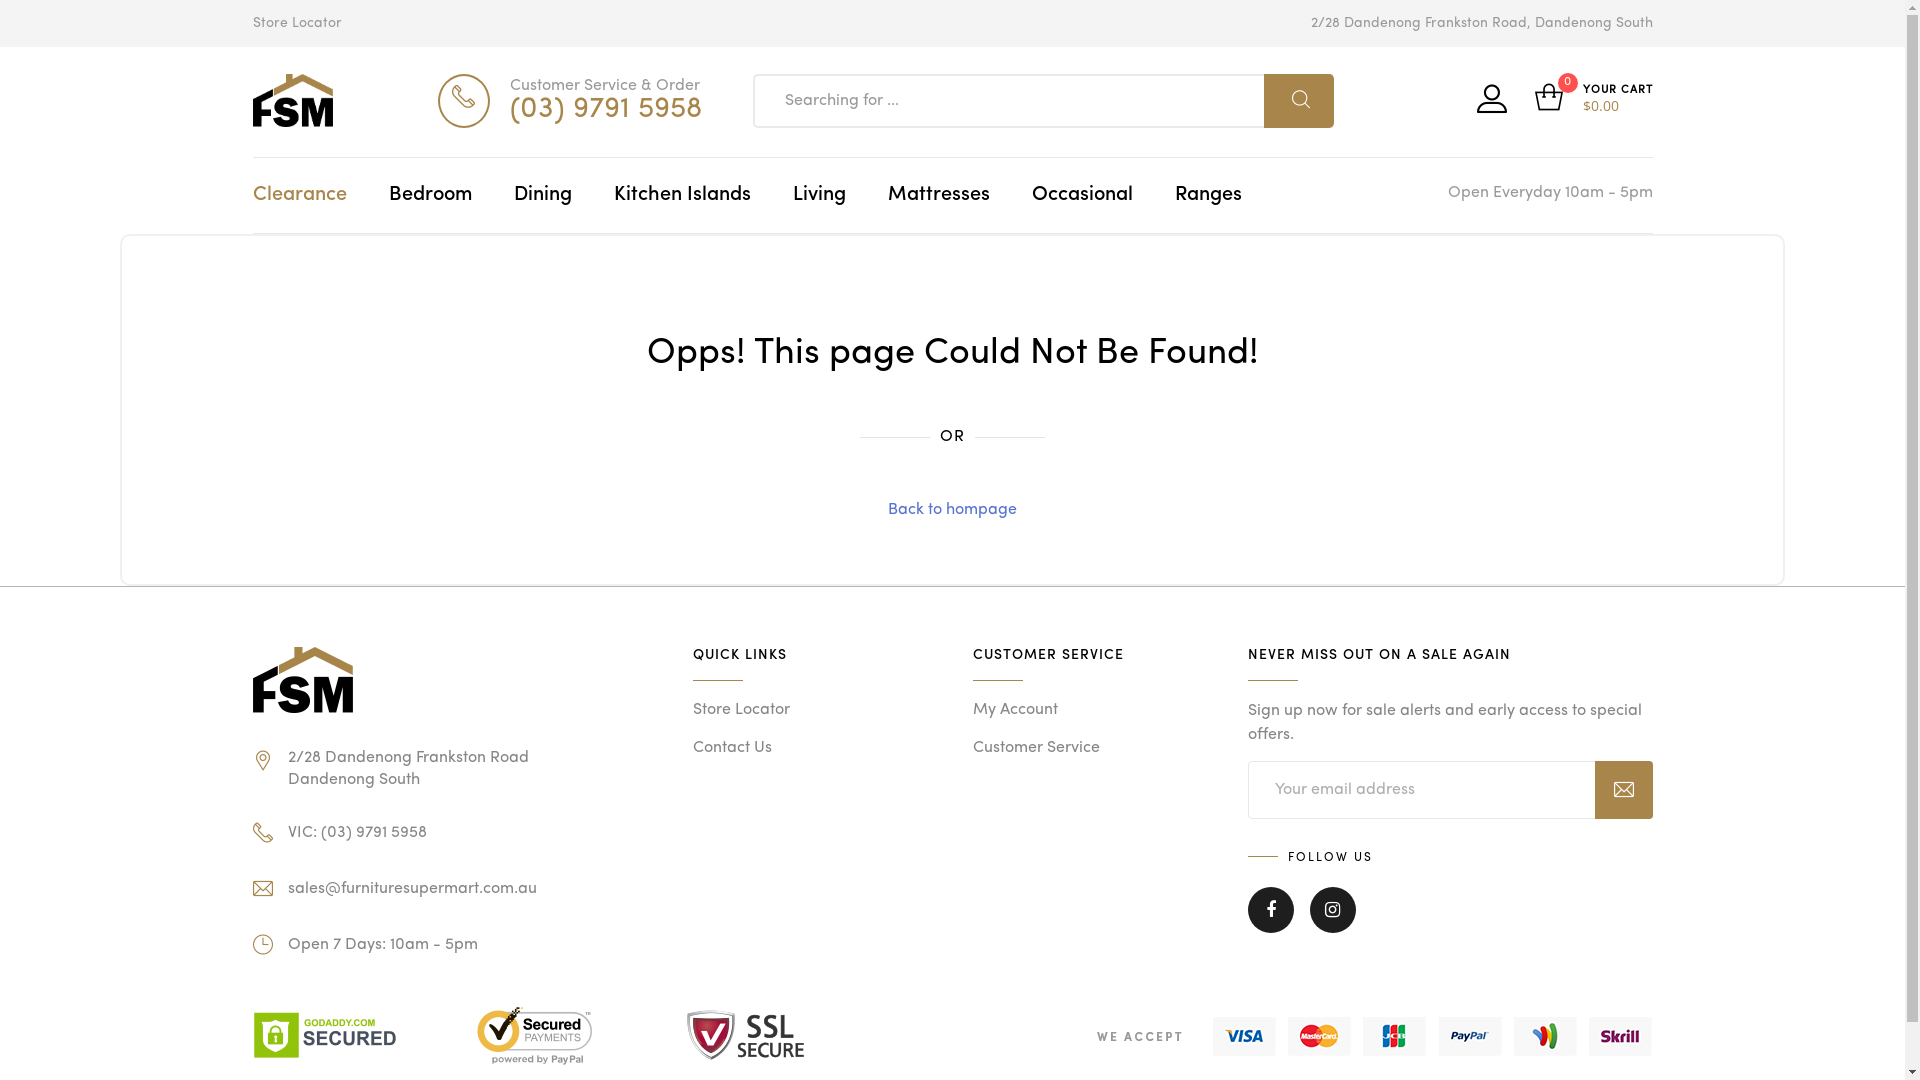  What do you see at coordinates (295, 23) in the screenshot?
I see `'Store Locator'` at bounding box center [295, 23].